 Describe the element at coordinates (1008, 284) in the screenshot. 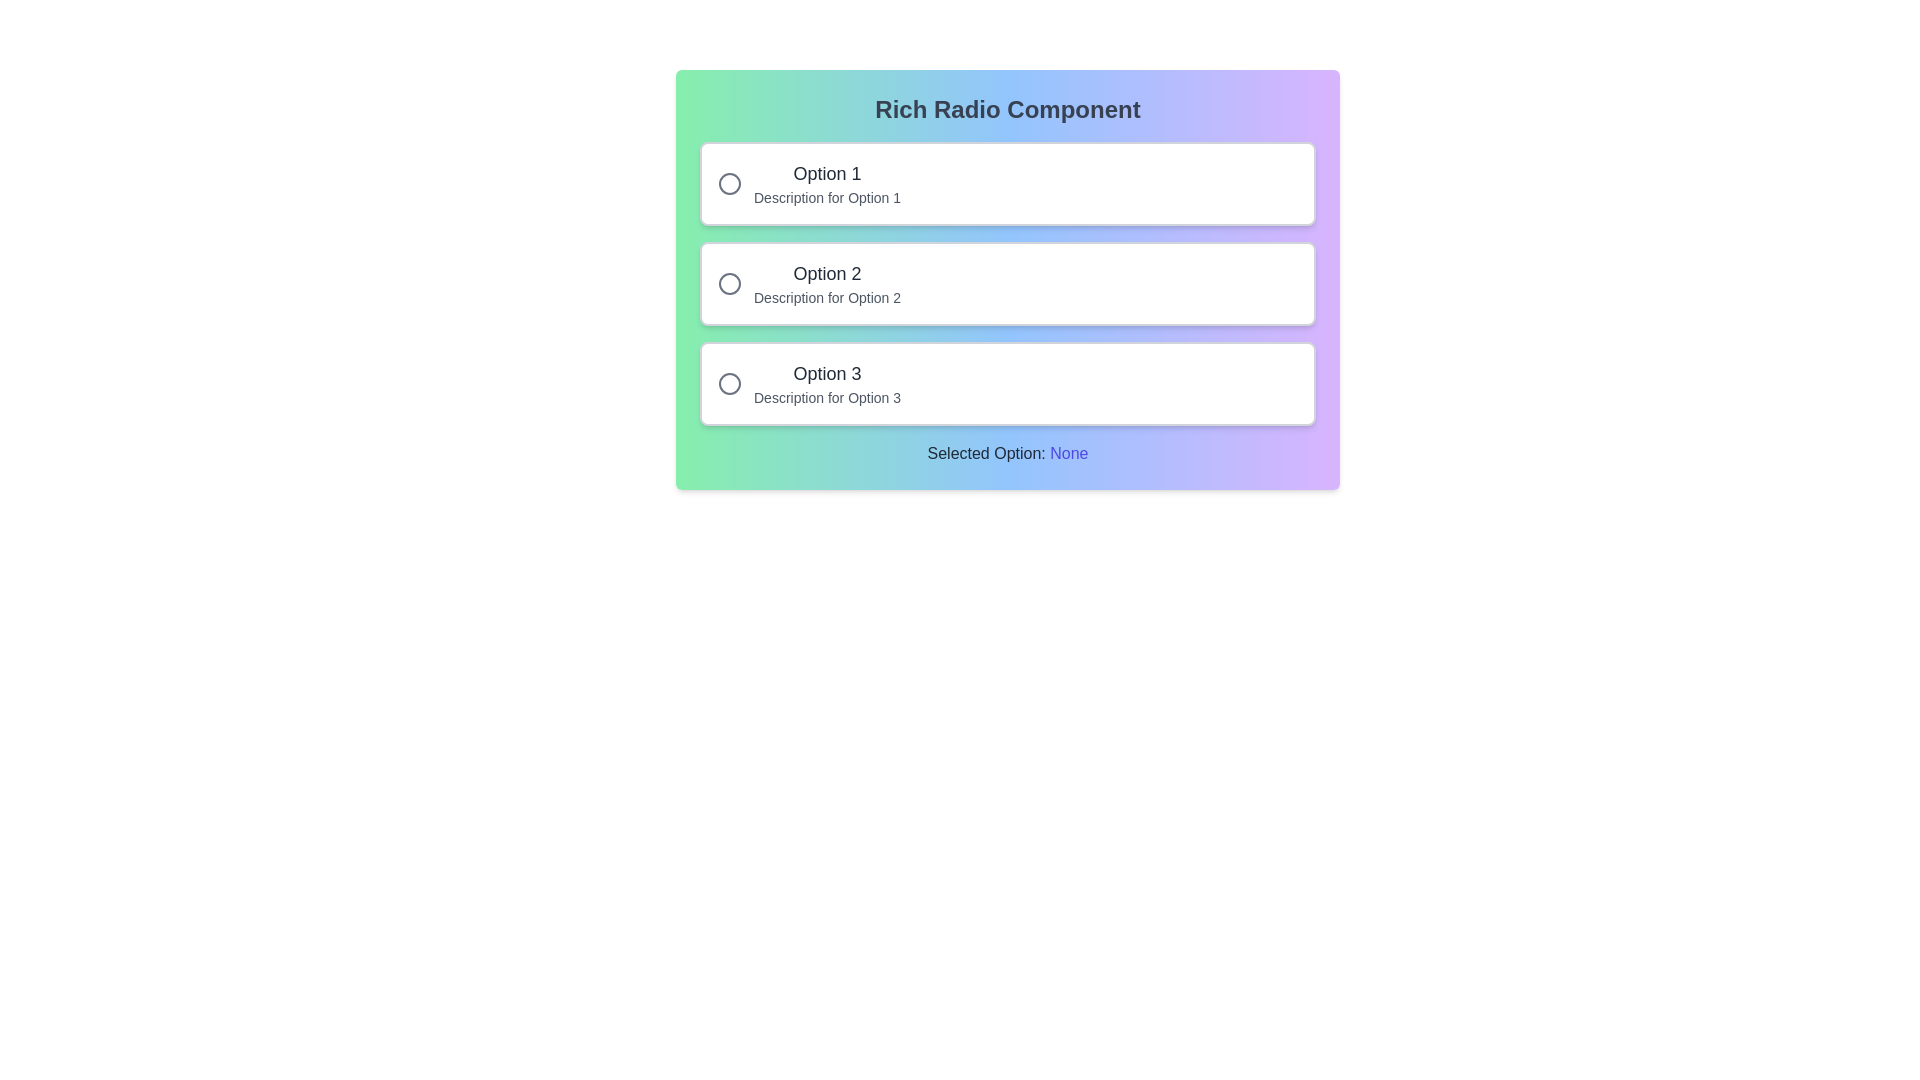

I see `the second selectable option in the vertical group of three, positioned between 'Option 1' and 'Option 3'` at that location.